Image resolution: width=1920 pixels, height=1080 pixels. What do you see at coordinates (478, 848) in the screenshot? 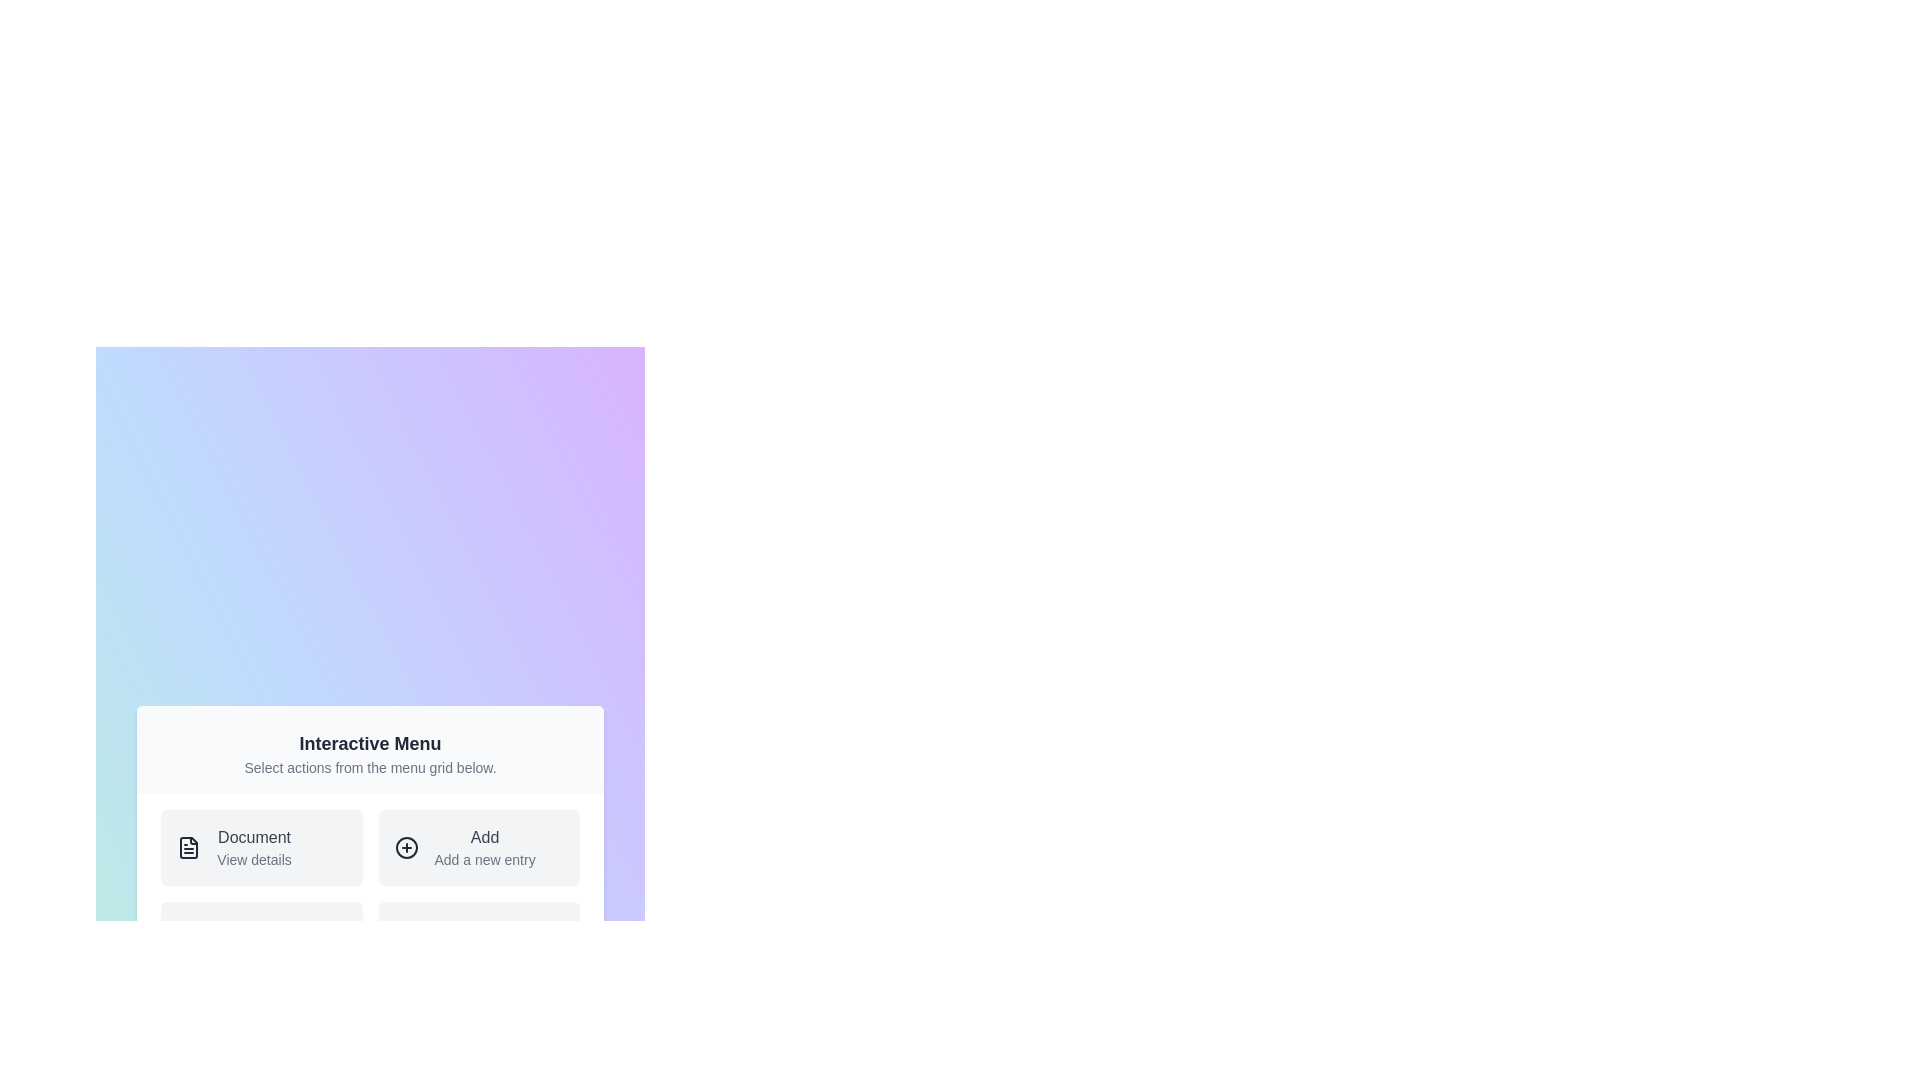
I see `the menu item Add` at bounding box center [478, 848].